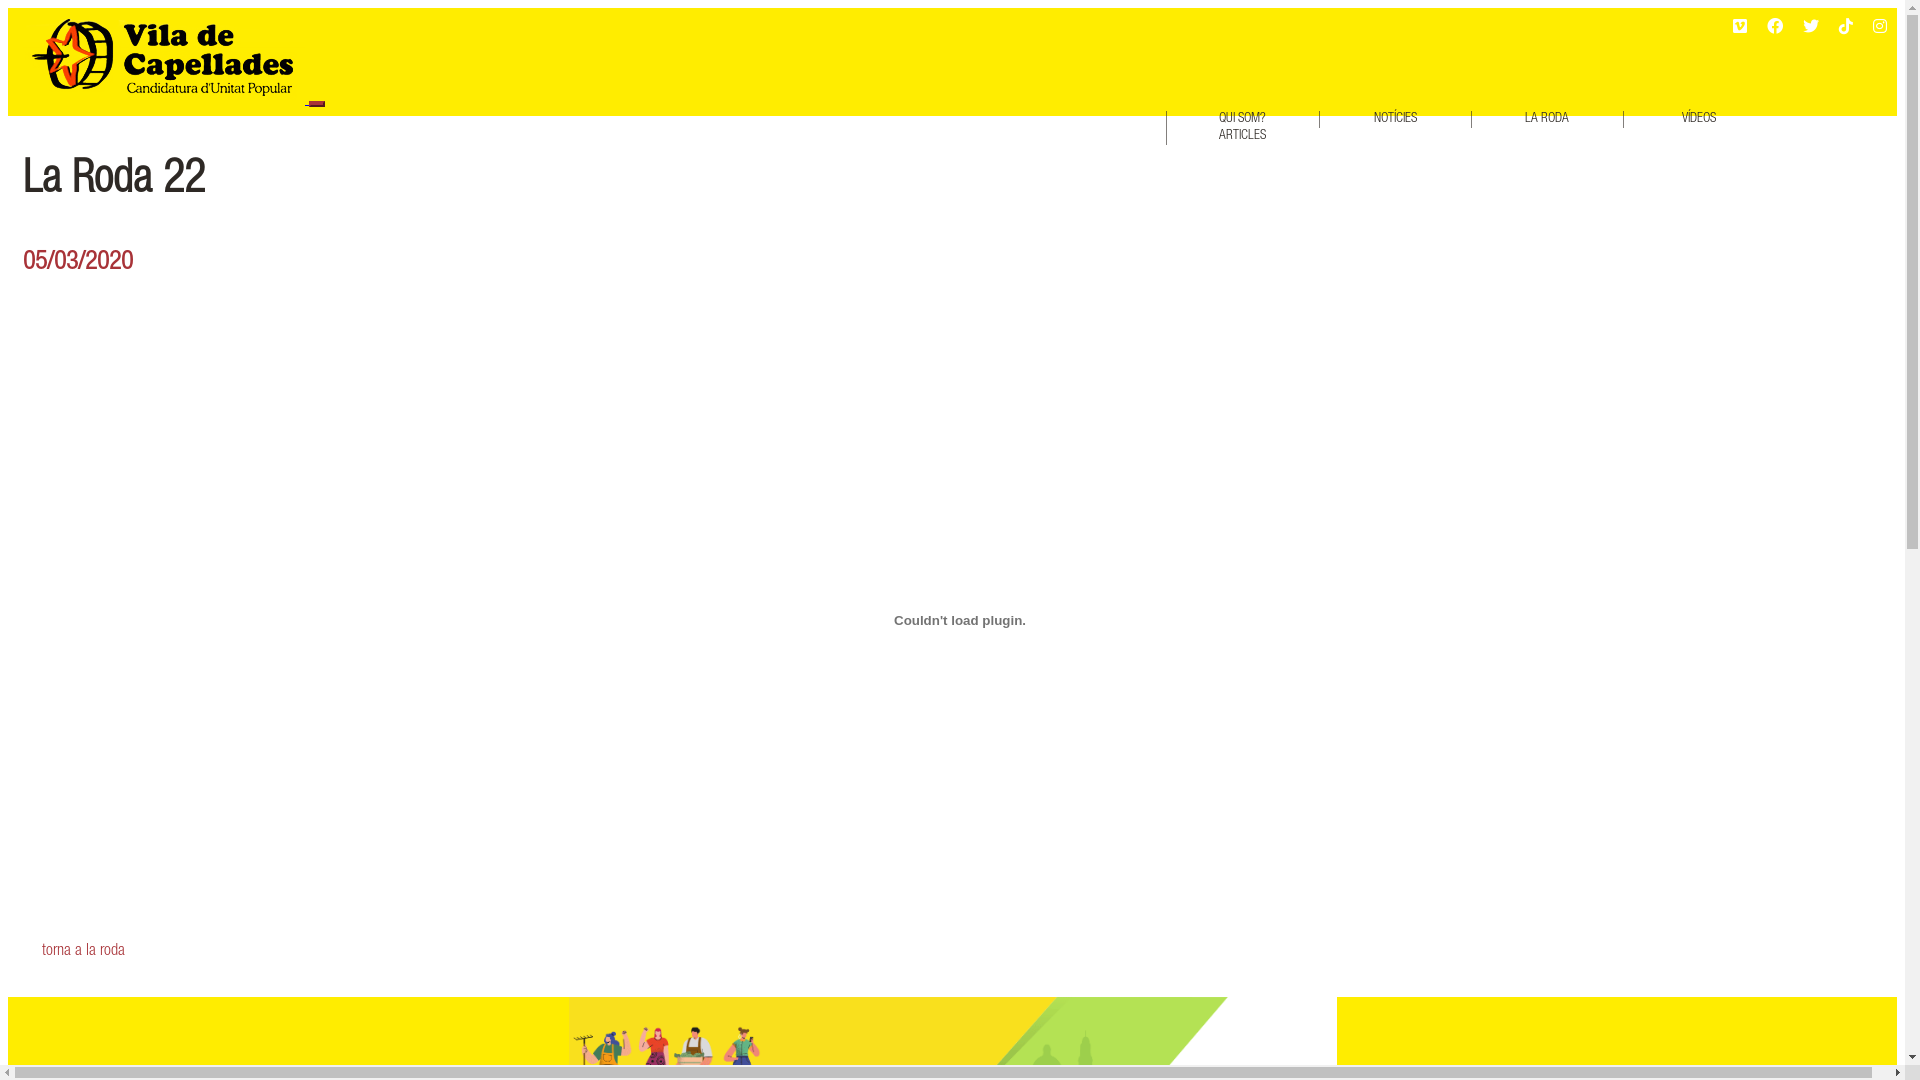 The image size is (1920, 1080). What do you see at coordinates (1241, 119) in the screenshot?
I see `'QUI SOM?'` at bounding box center [1241, 119].